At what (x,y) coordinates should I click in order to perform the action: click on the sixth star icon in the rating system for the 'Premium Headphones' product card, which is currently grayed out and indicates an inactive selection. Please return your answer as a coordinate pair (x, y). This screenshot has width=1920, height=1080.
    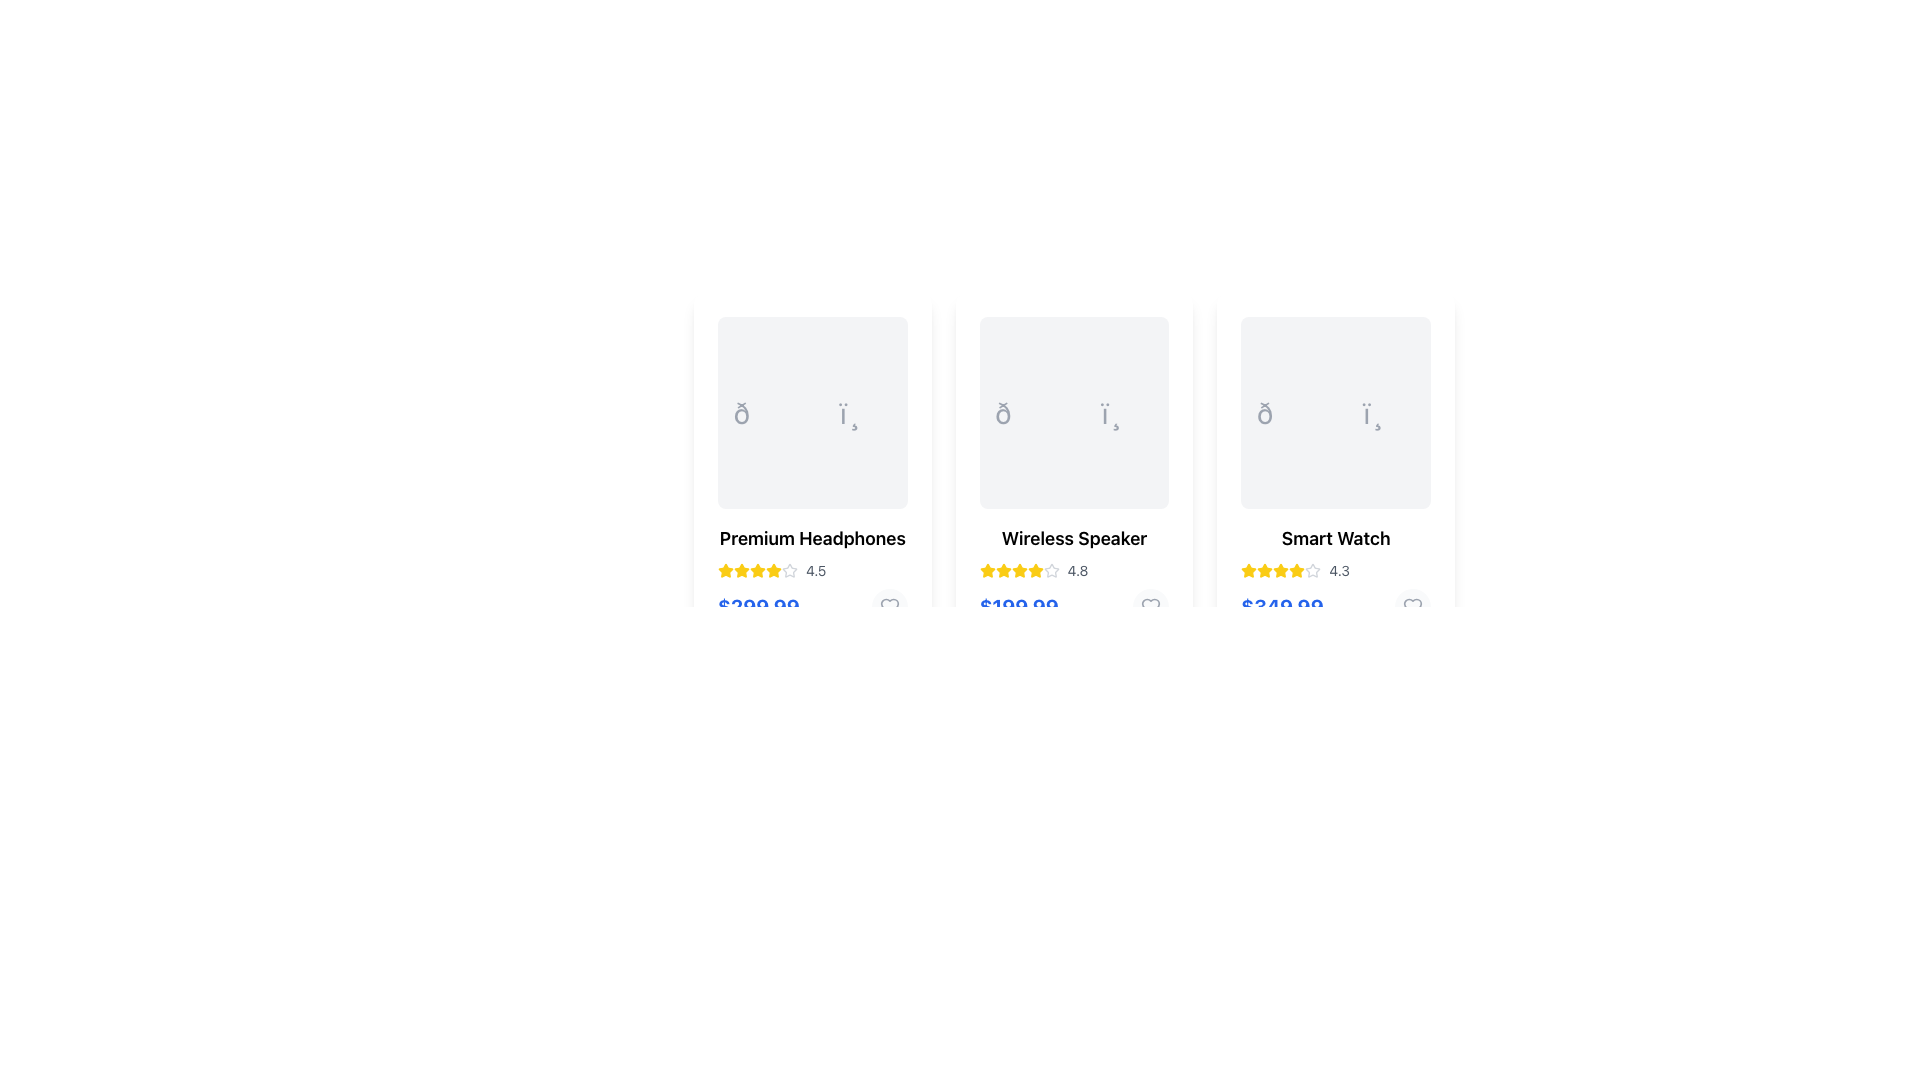
    Looking at the image, I should click on (789, 570).